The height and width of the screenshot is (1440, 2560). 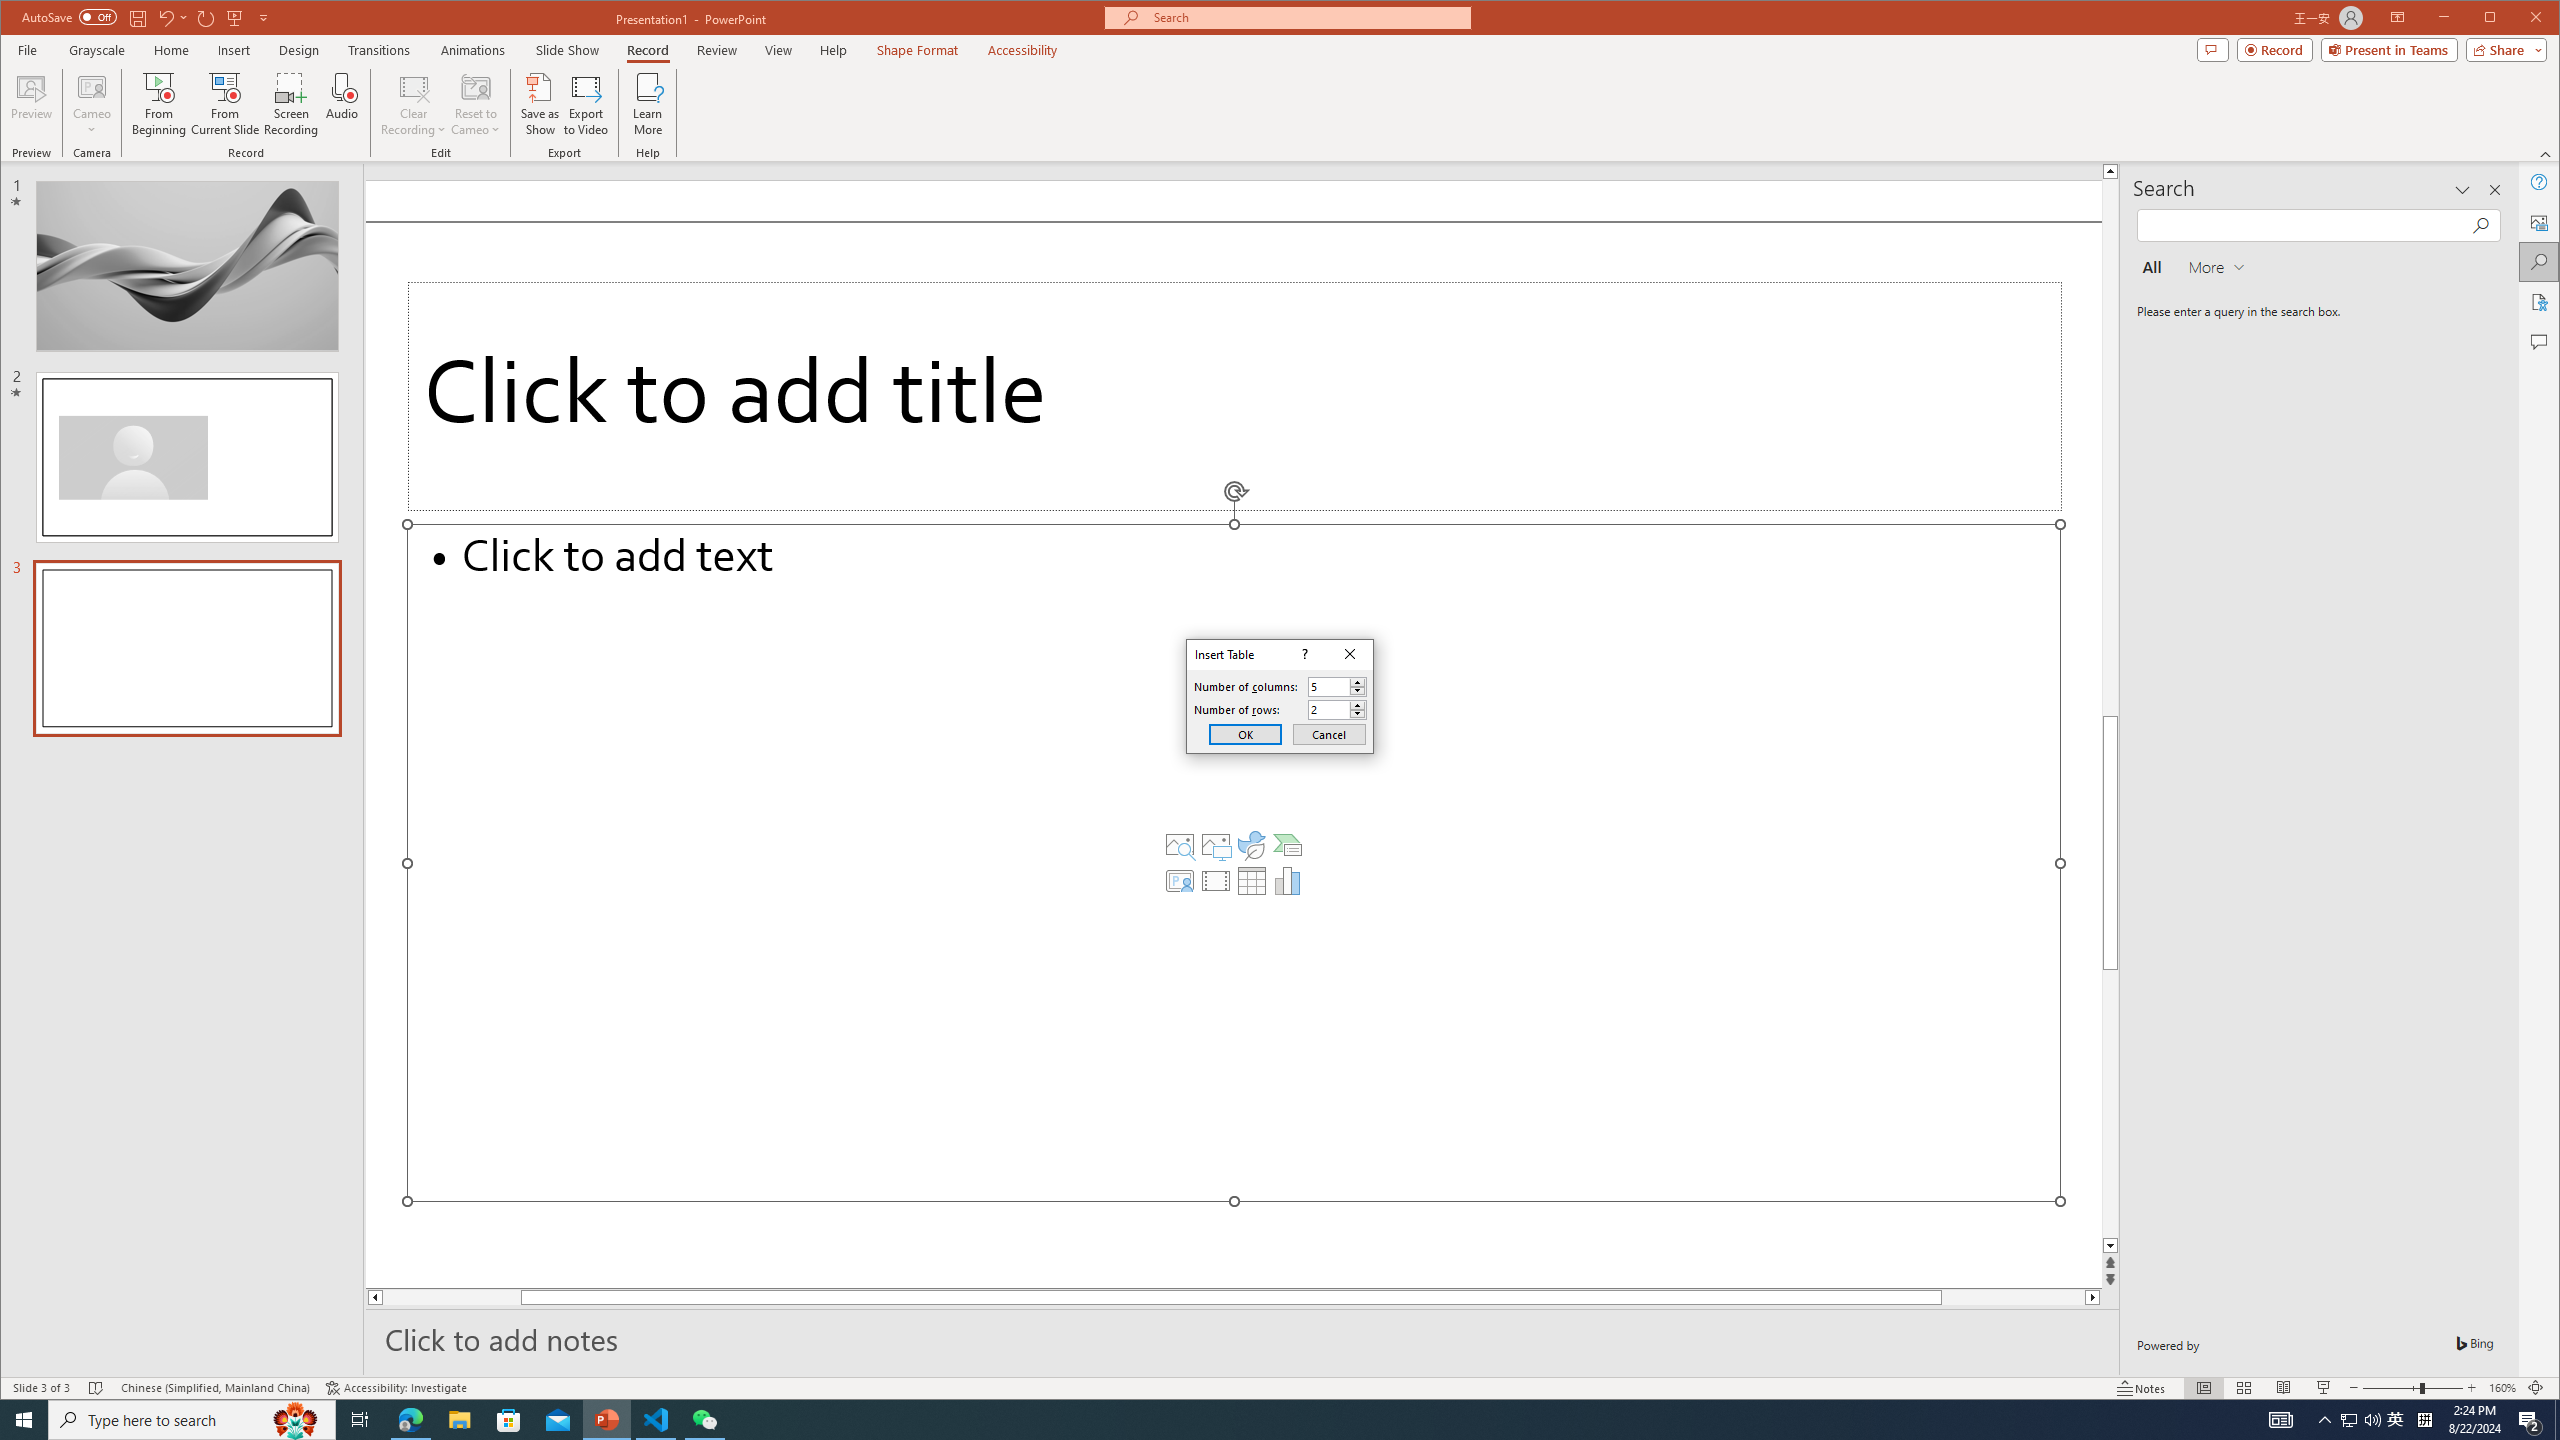 What do you see at coordinates (2109, 532) in the screenshot?
I see `'Page up'` at bounding box center [2109, 532].